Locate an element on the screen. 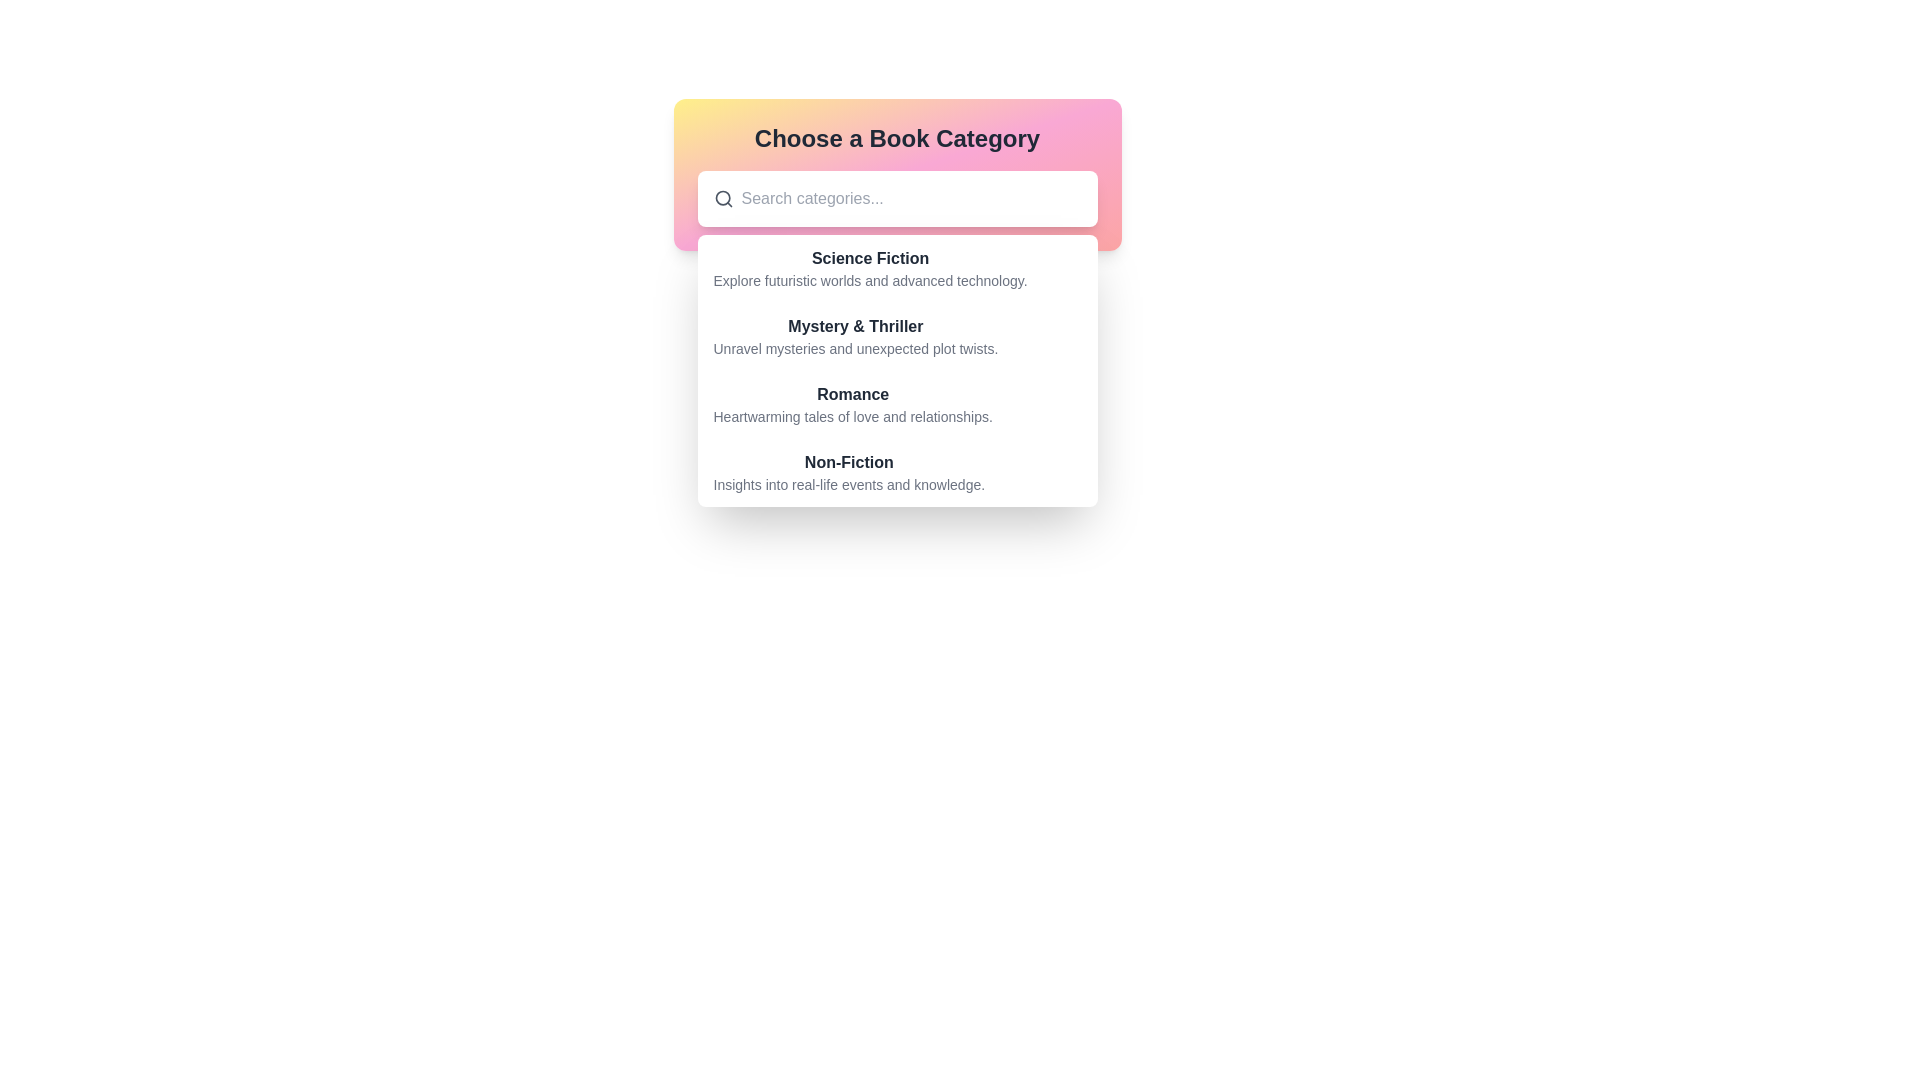  the text segment displaying 'Unravel mysteries and unexpected plot twists.' which is located below the 'Mystery & Thriller' title to use this text for understanding the category is located at coordinates (855, 347).